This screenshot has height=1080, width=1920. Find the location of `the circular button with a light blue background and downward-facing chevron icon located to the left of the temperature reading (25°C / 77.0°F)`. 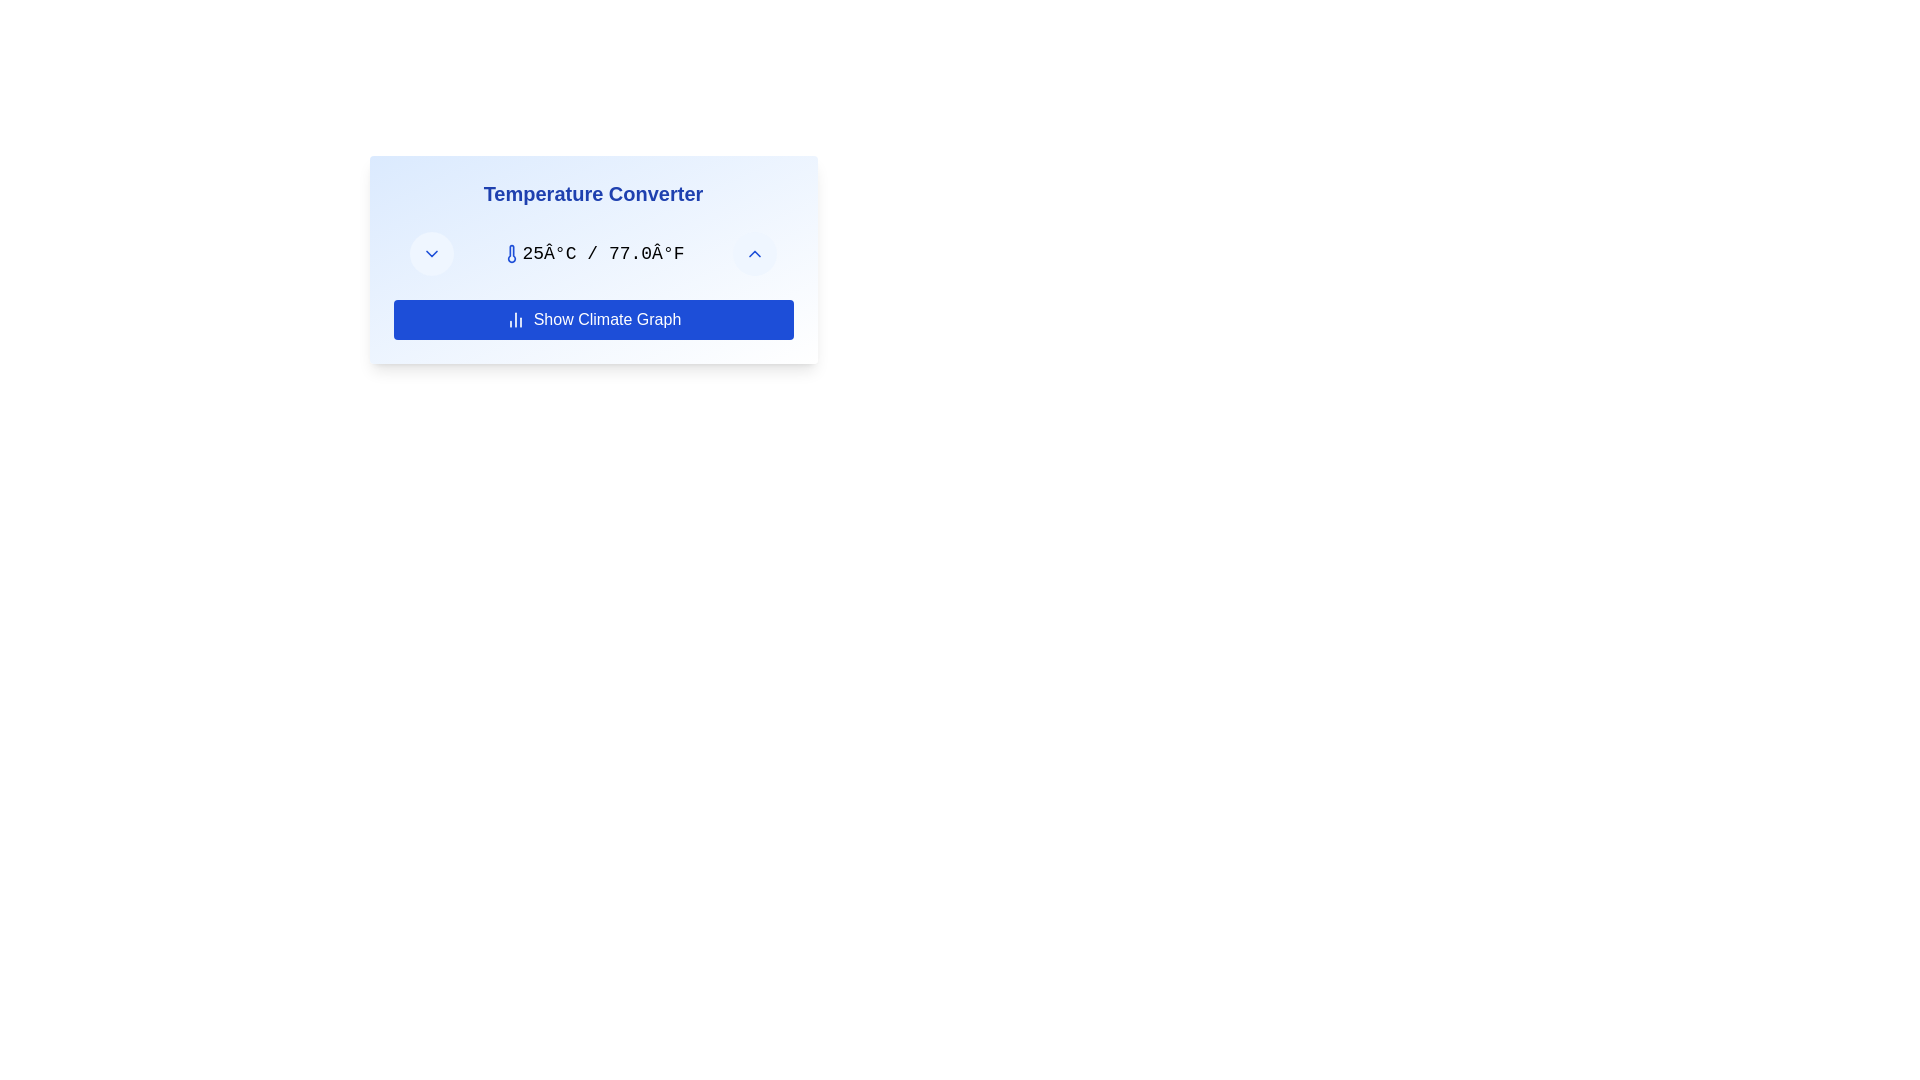

the circular button with a light blue background and downward-facing chevron icon located to the left of the temperature reading (25°C / 77.0°F) is located at coordinates (430, 253).